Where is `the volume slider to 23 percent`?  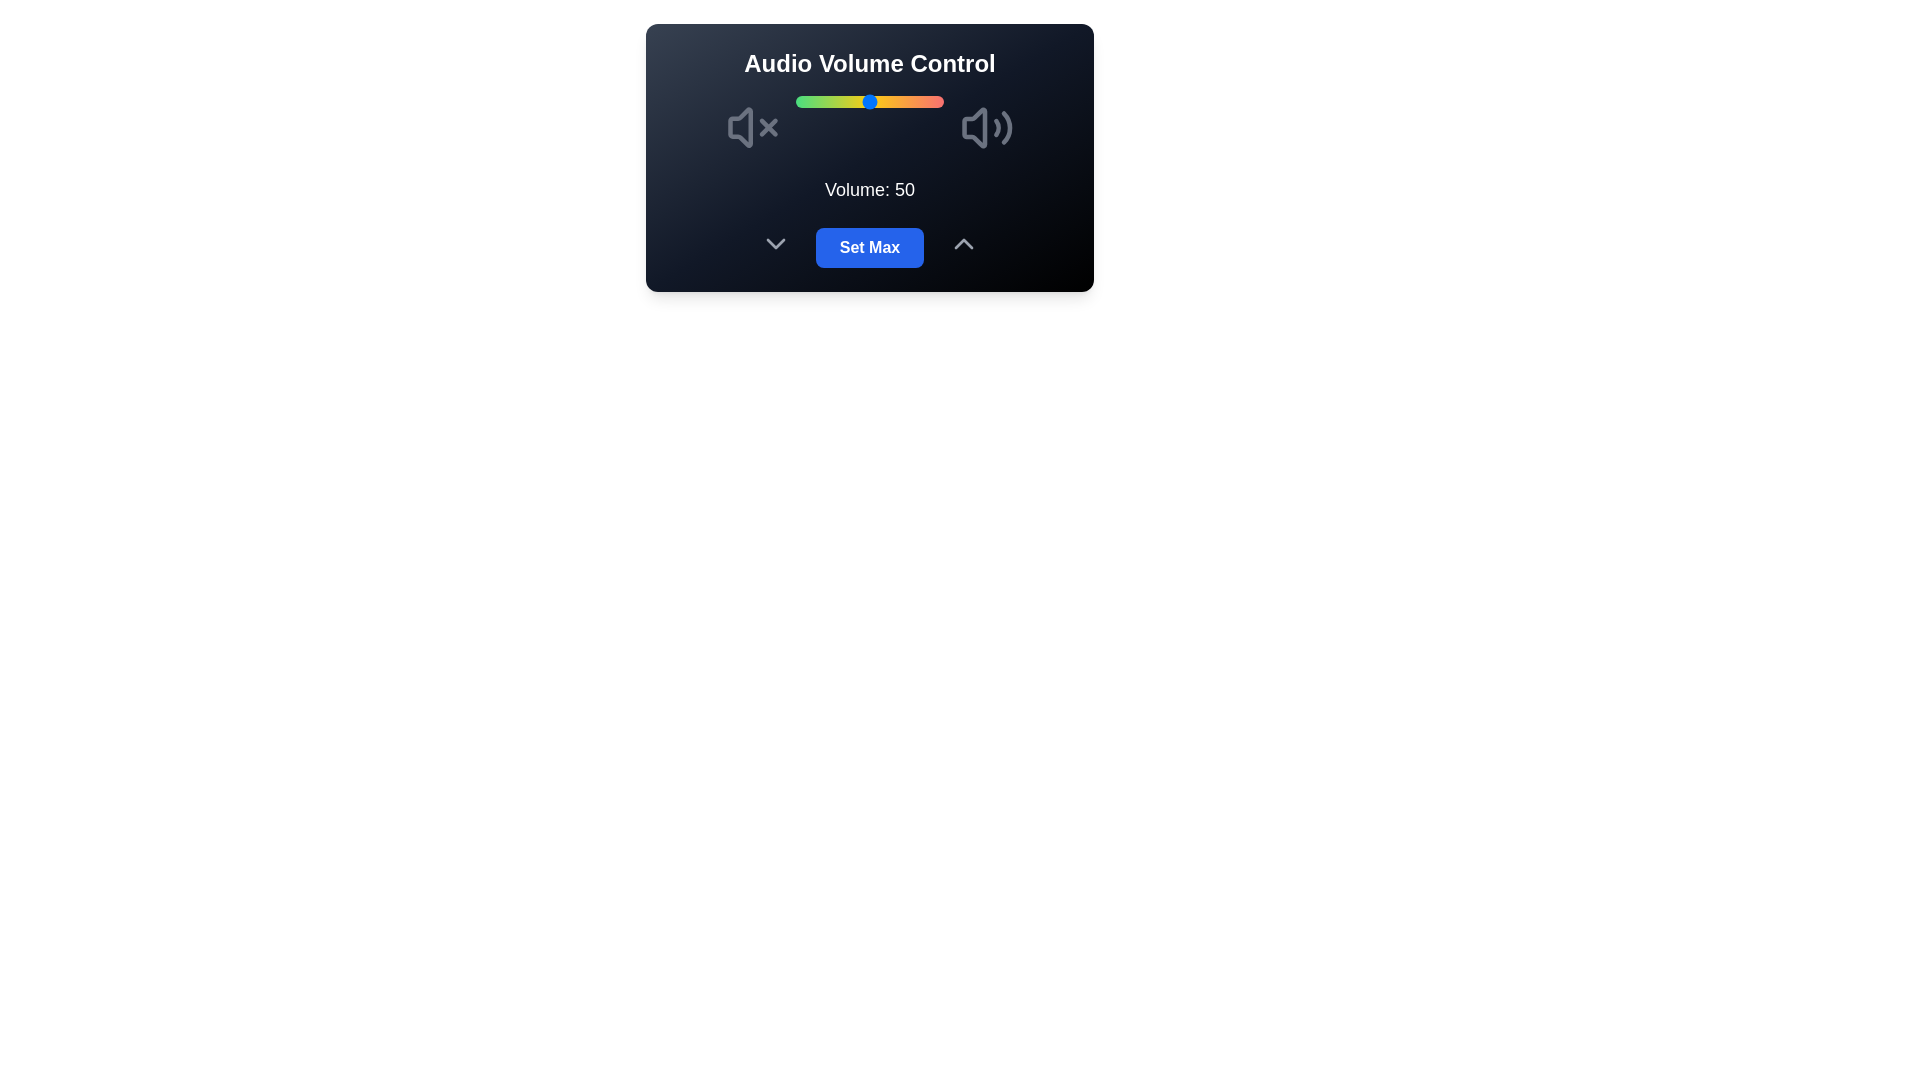
the volume slider to 23 percent is located at coordinates (830, 101).